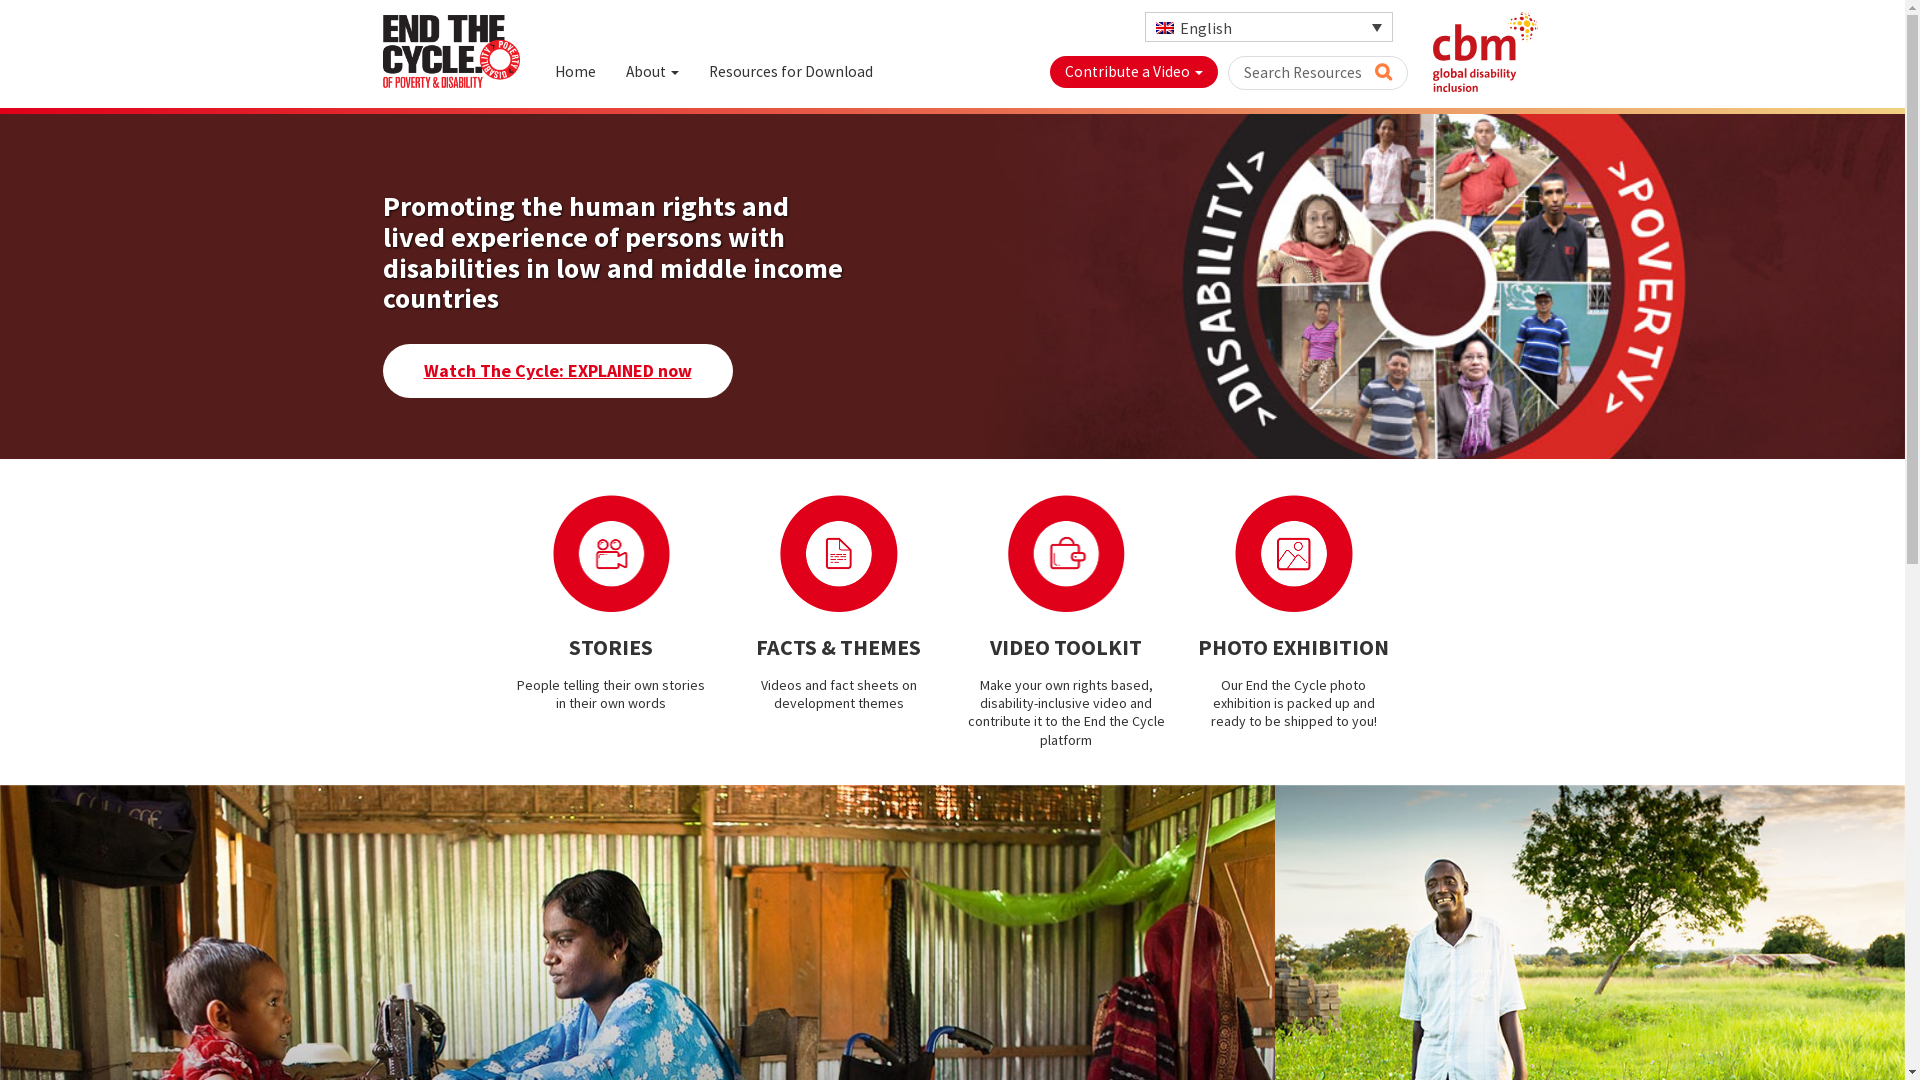  I want to click on 'STORIES, so click(610, 602).